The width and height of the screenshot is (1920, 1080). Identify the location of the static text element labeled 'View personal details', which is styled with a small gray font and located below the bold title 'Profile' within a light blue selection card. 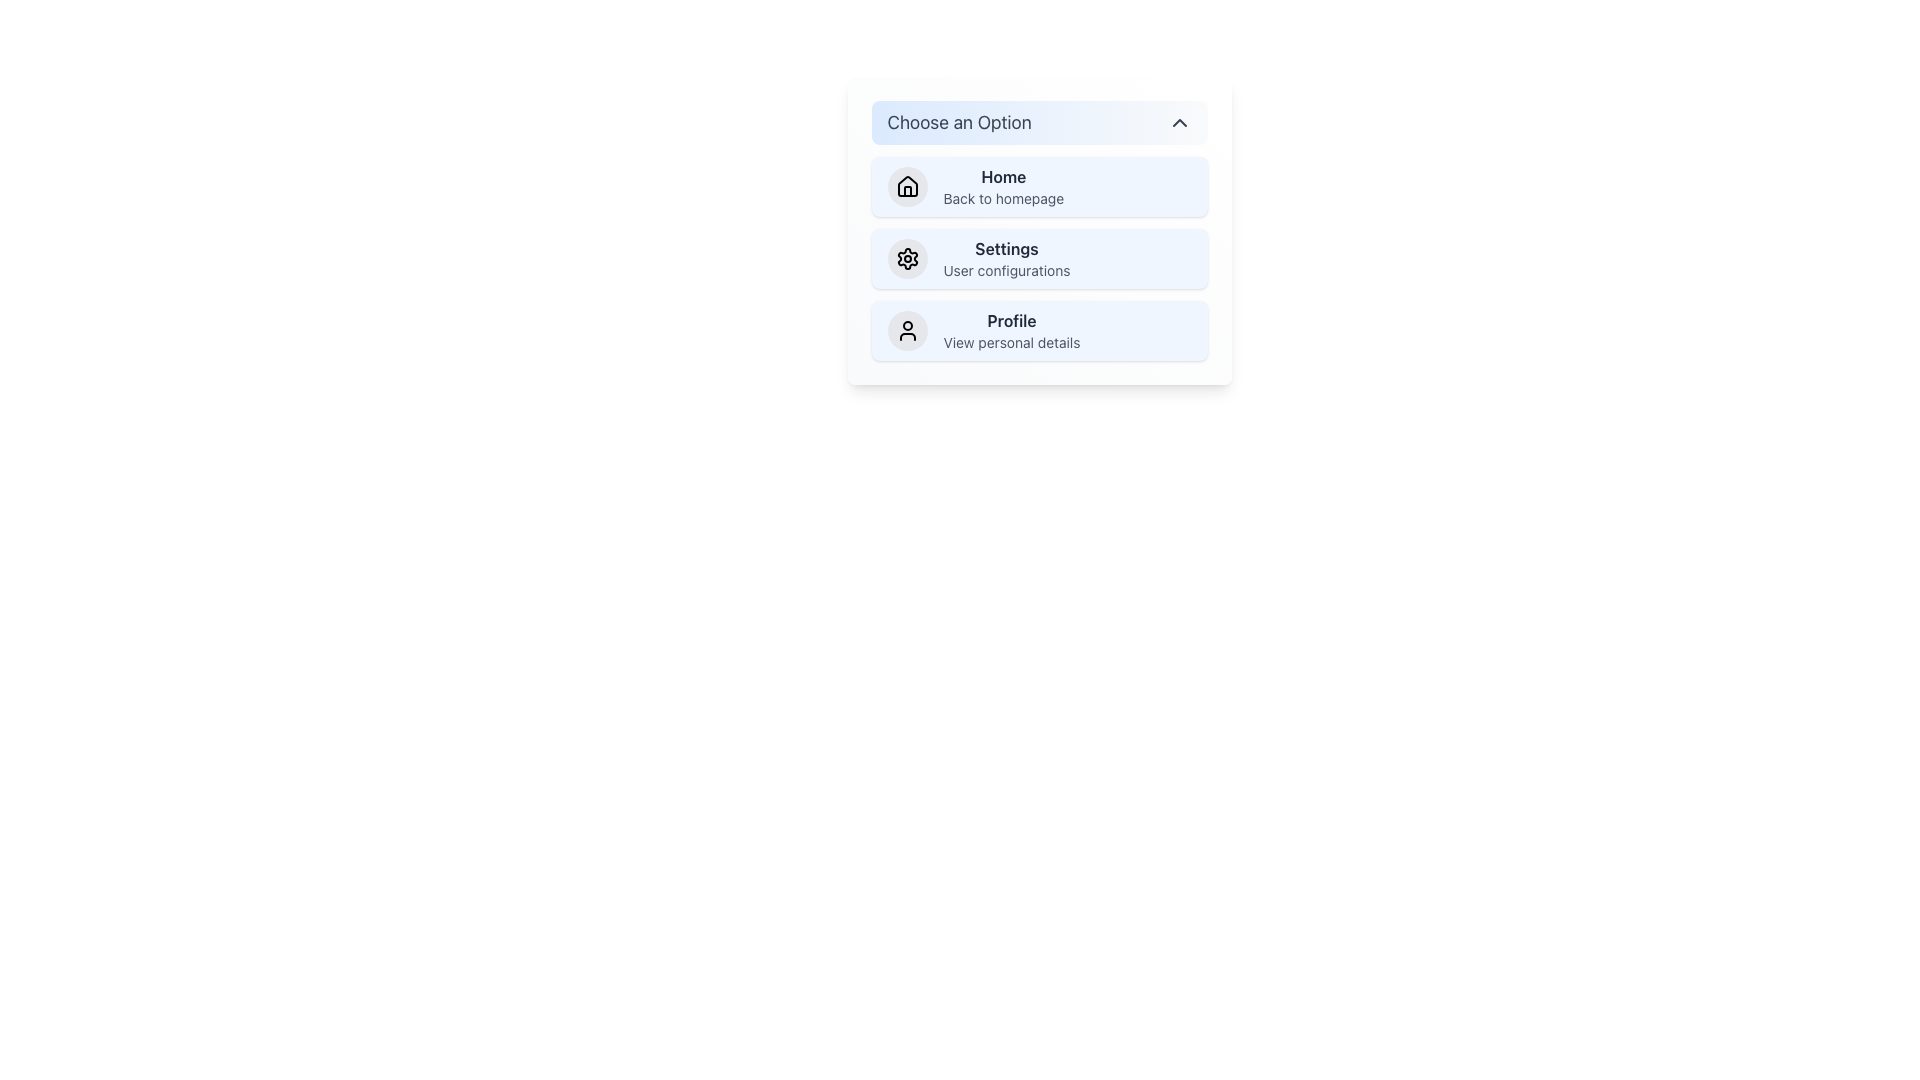
(1012, 342).